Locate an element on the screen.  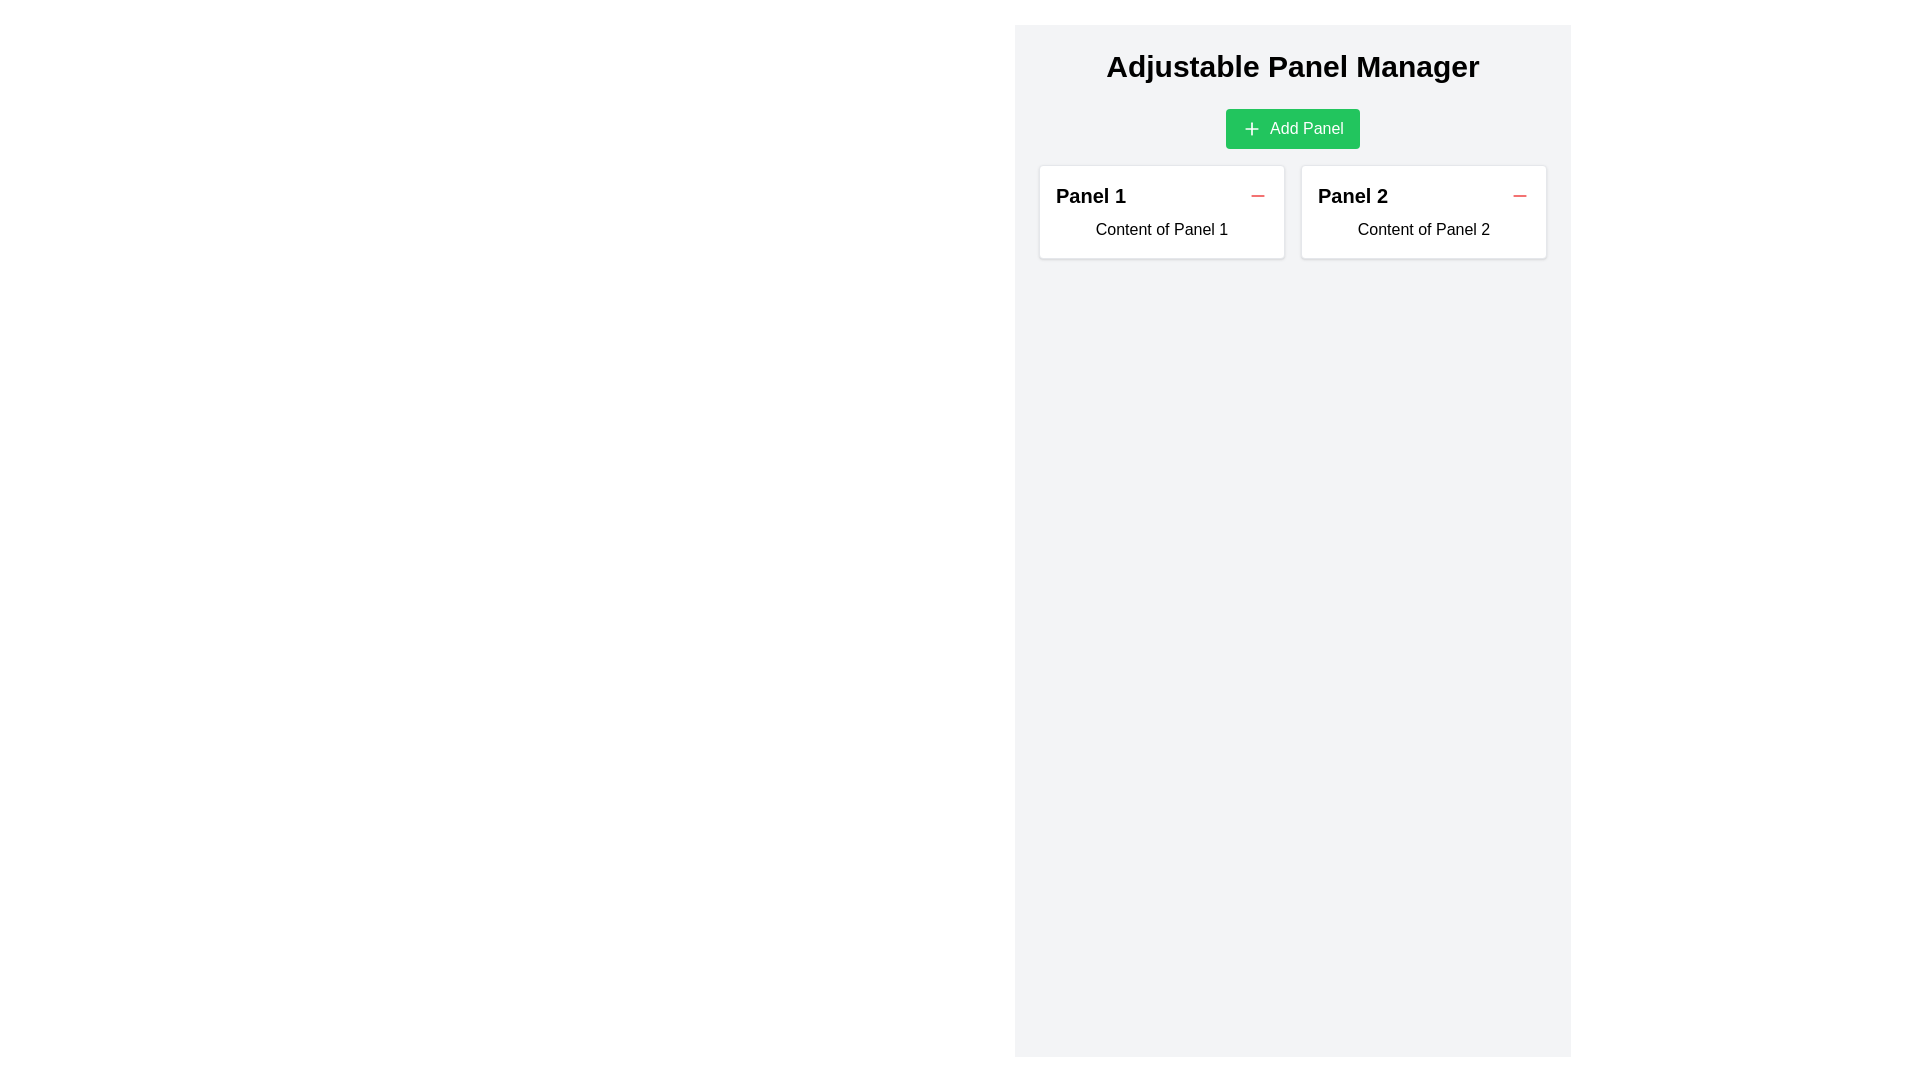
heading 'Panel 2' which is styled with a bold and larger font size, located above the text 'Content of Panel 2' in the second panel is located at coordinates (1353, 196).